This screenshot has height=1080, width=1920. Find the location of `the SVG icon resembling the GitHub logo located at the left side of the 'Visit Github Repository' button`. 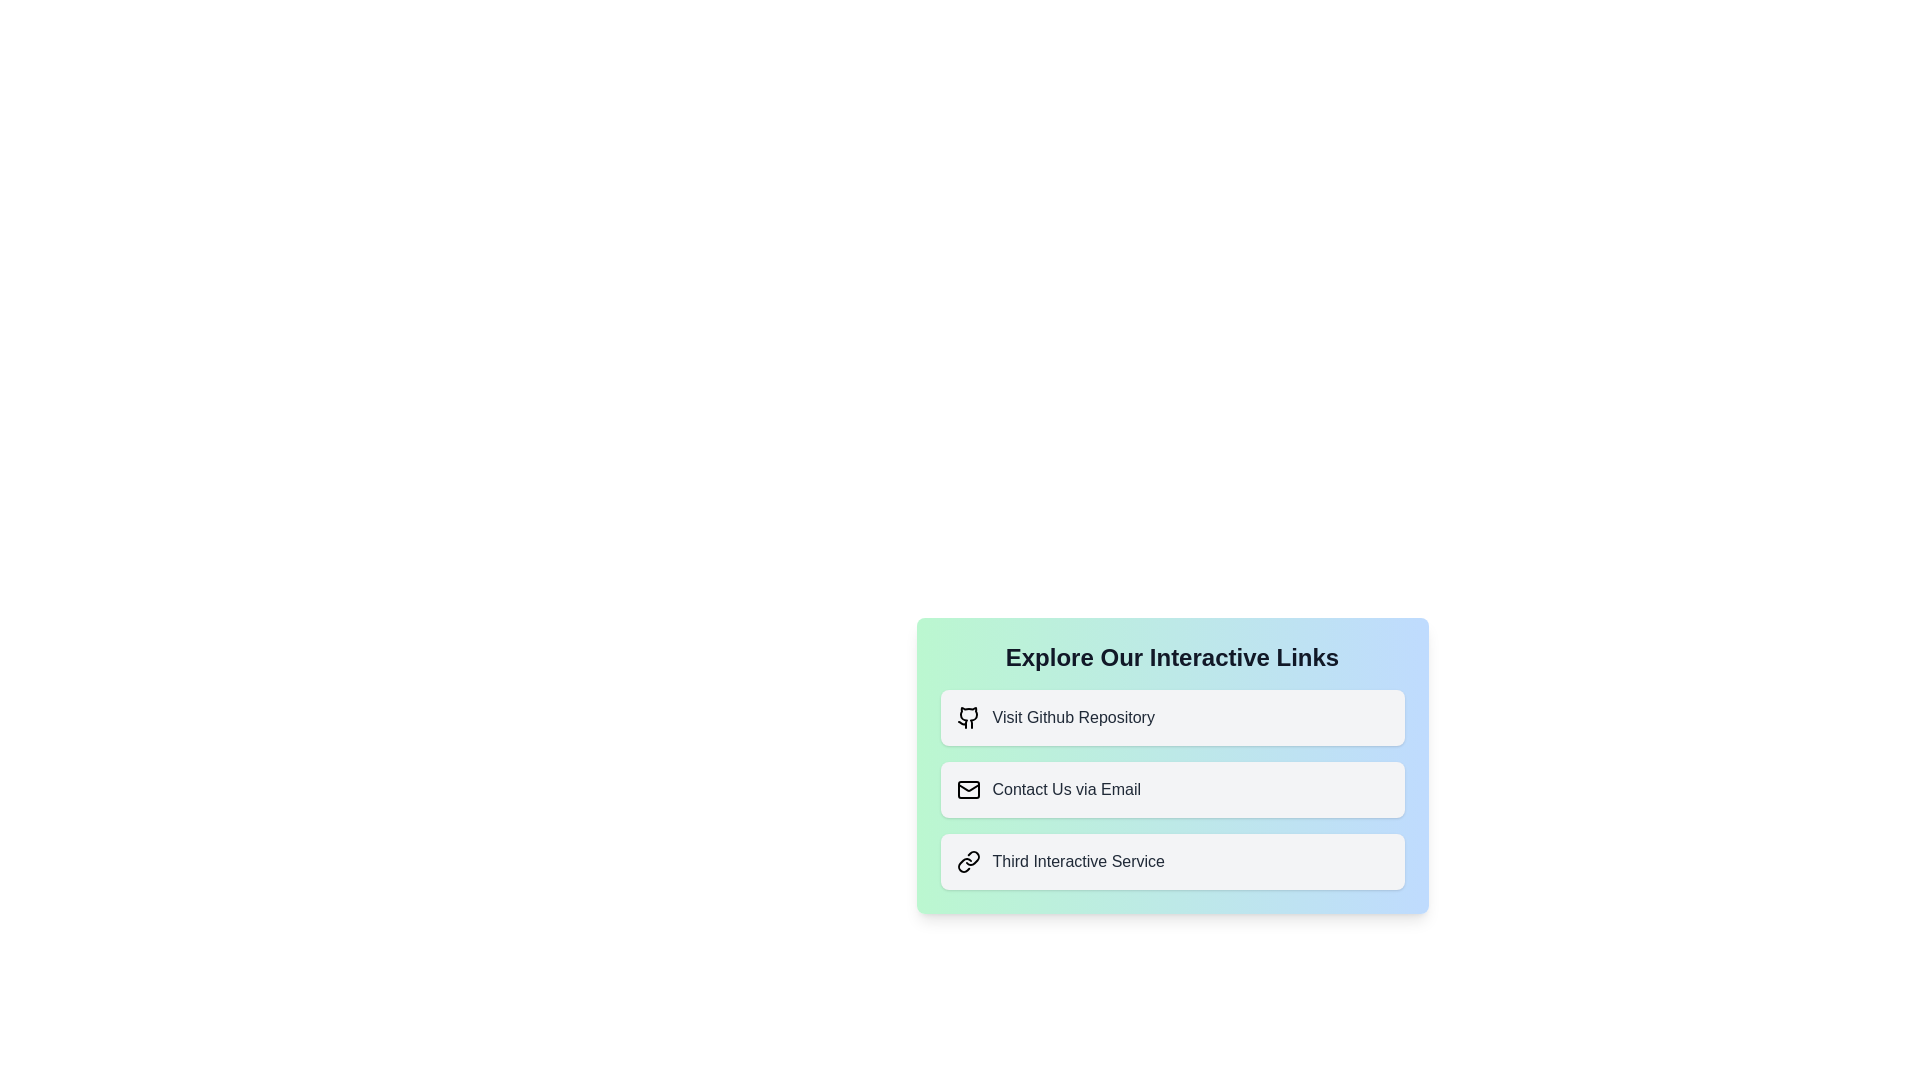

the SVG icon resembling the GitHub logo located at the left side of the 'Visit Github Repository' button is located at coordinates (968, 716).